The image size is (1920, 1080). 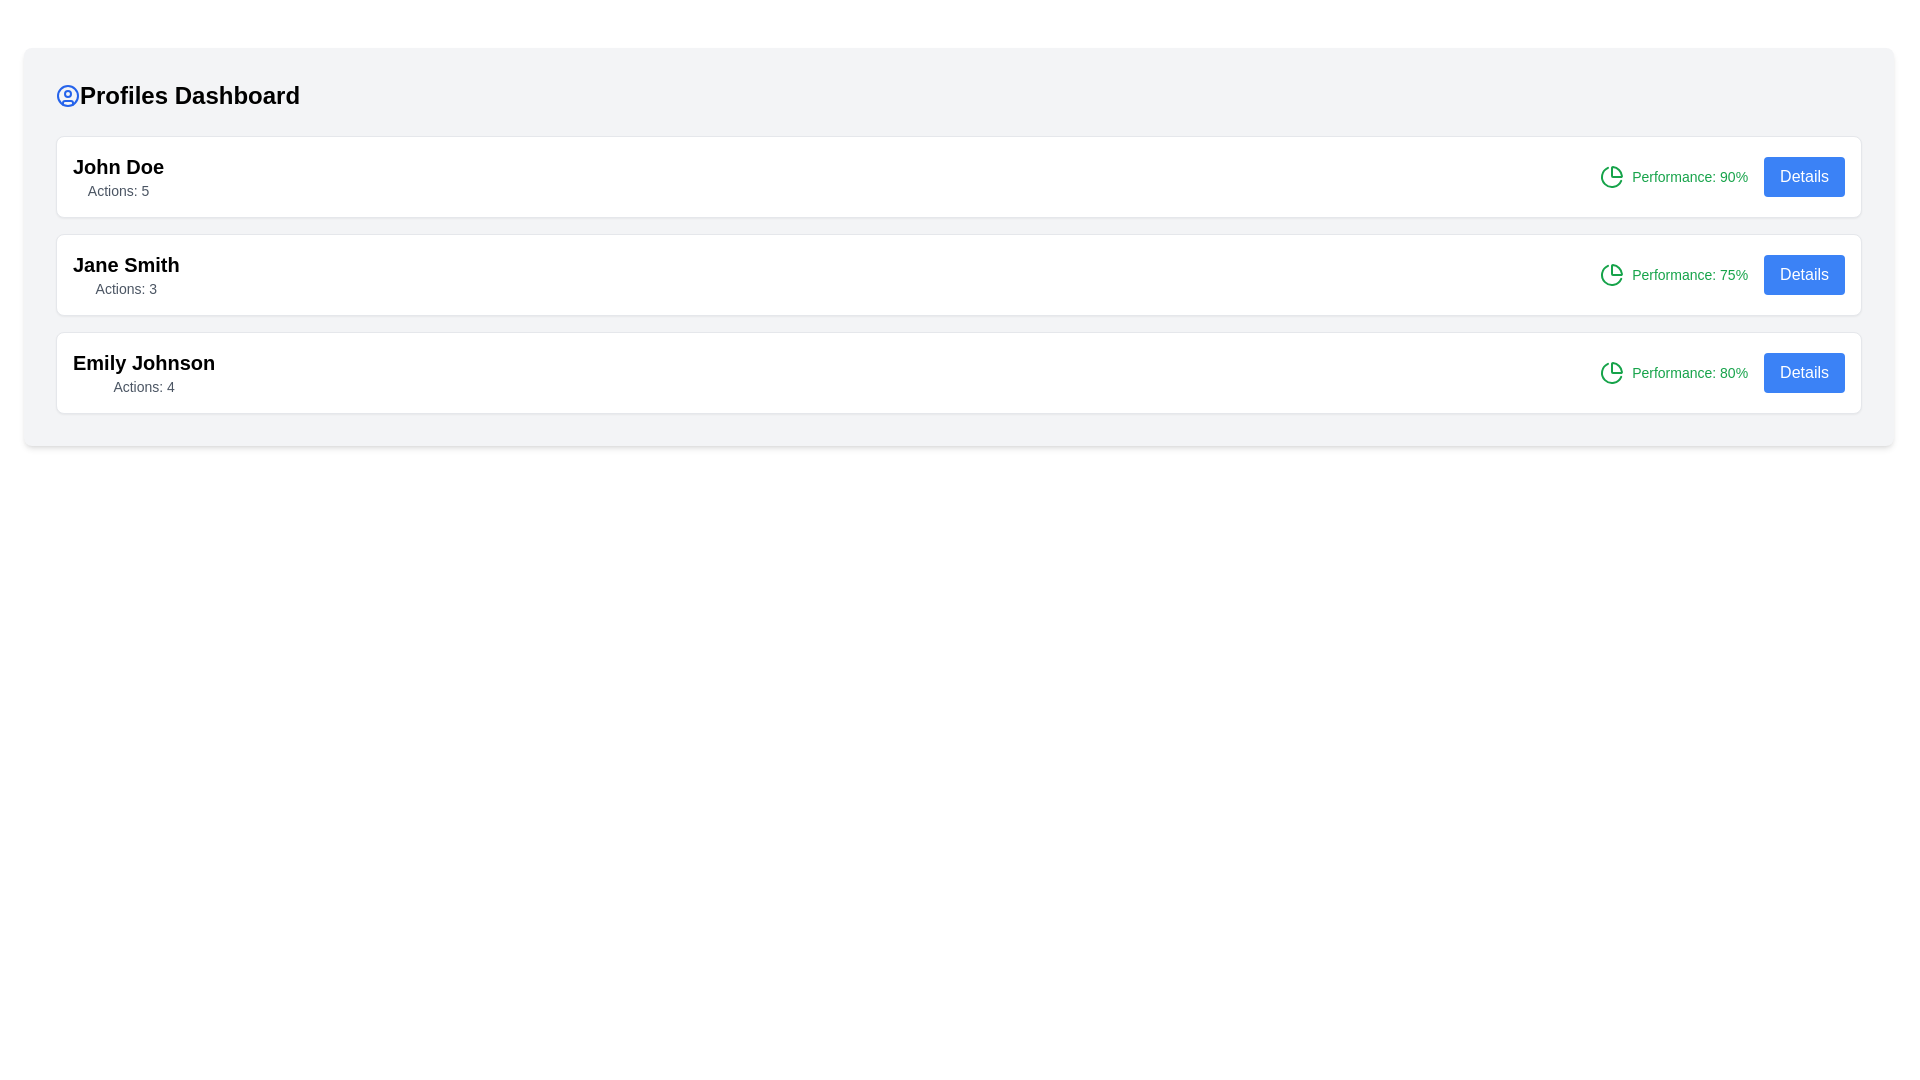 What do you see at coordinates (67, 96) in the screenshot?
I see `the circular blue user icon located to the left of the 'Profiles Dashboard' heading` at bounding box center [67, 96].